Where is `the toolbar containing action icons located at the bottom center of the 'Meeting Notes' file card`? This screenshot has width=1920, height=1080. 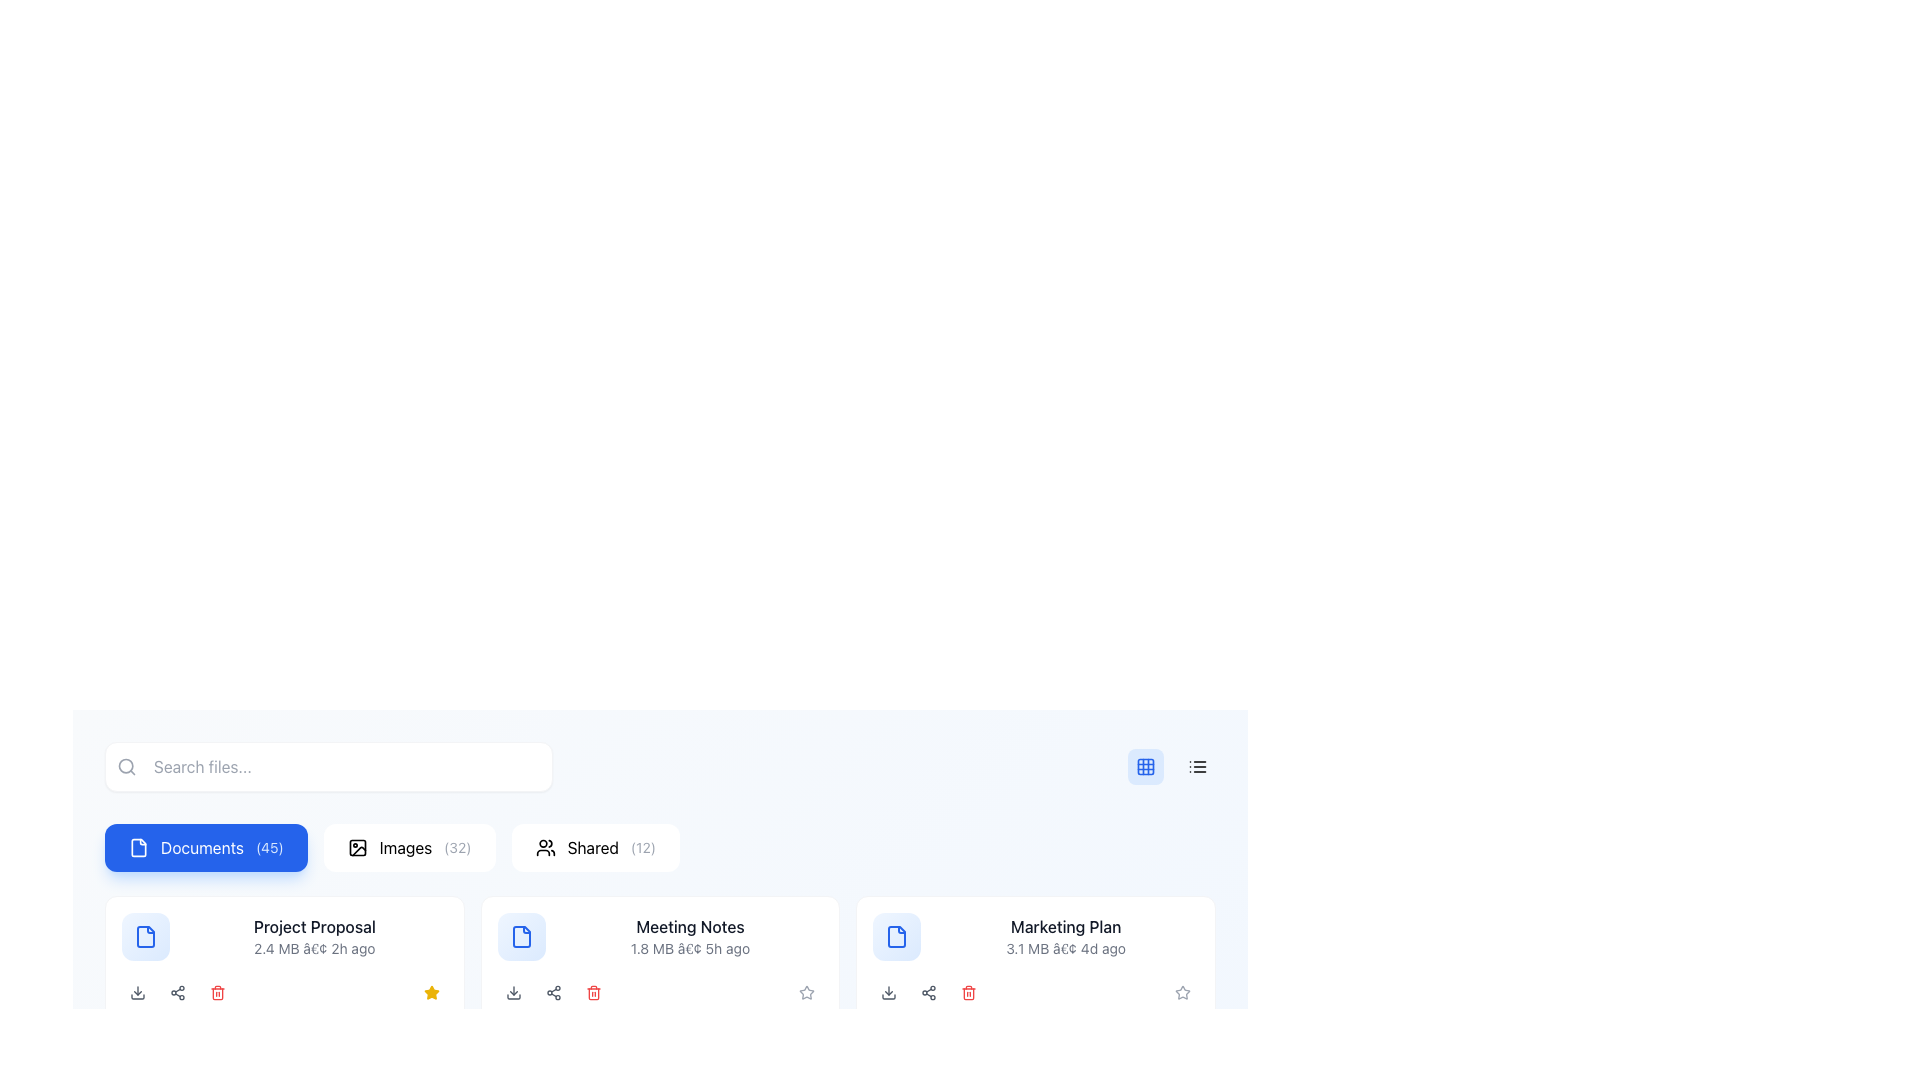
the toolbar containing action icons located at the bottom center of the 'Meeting Notes' file card is located at coordinates (660, 992).